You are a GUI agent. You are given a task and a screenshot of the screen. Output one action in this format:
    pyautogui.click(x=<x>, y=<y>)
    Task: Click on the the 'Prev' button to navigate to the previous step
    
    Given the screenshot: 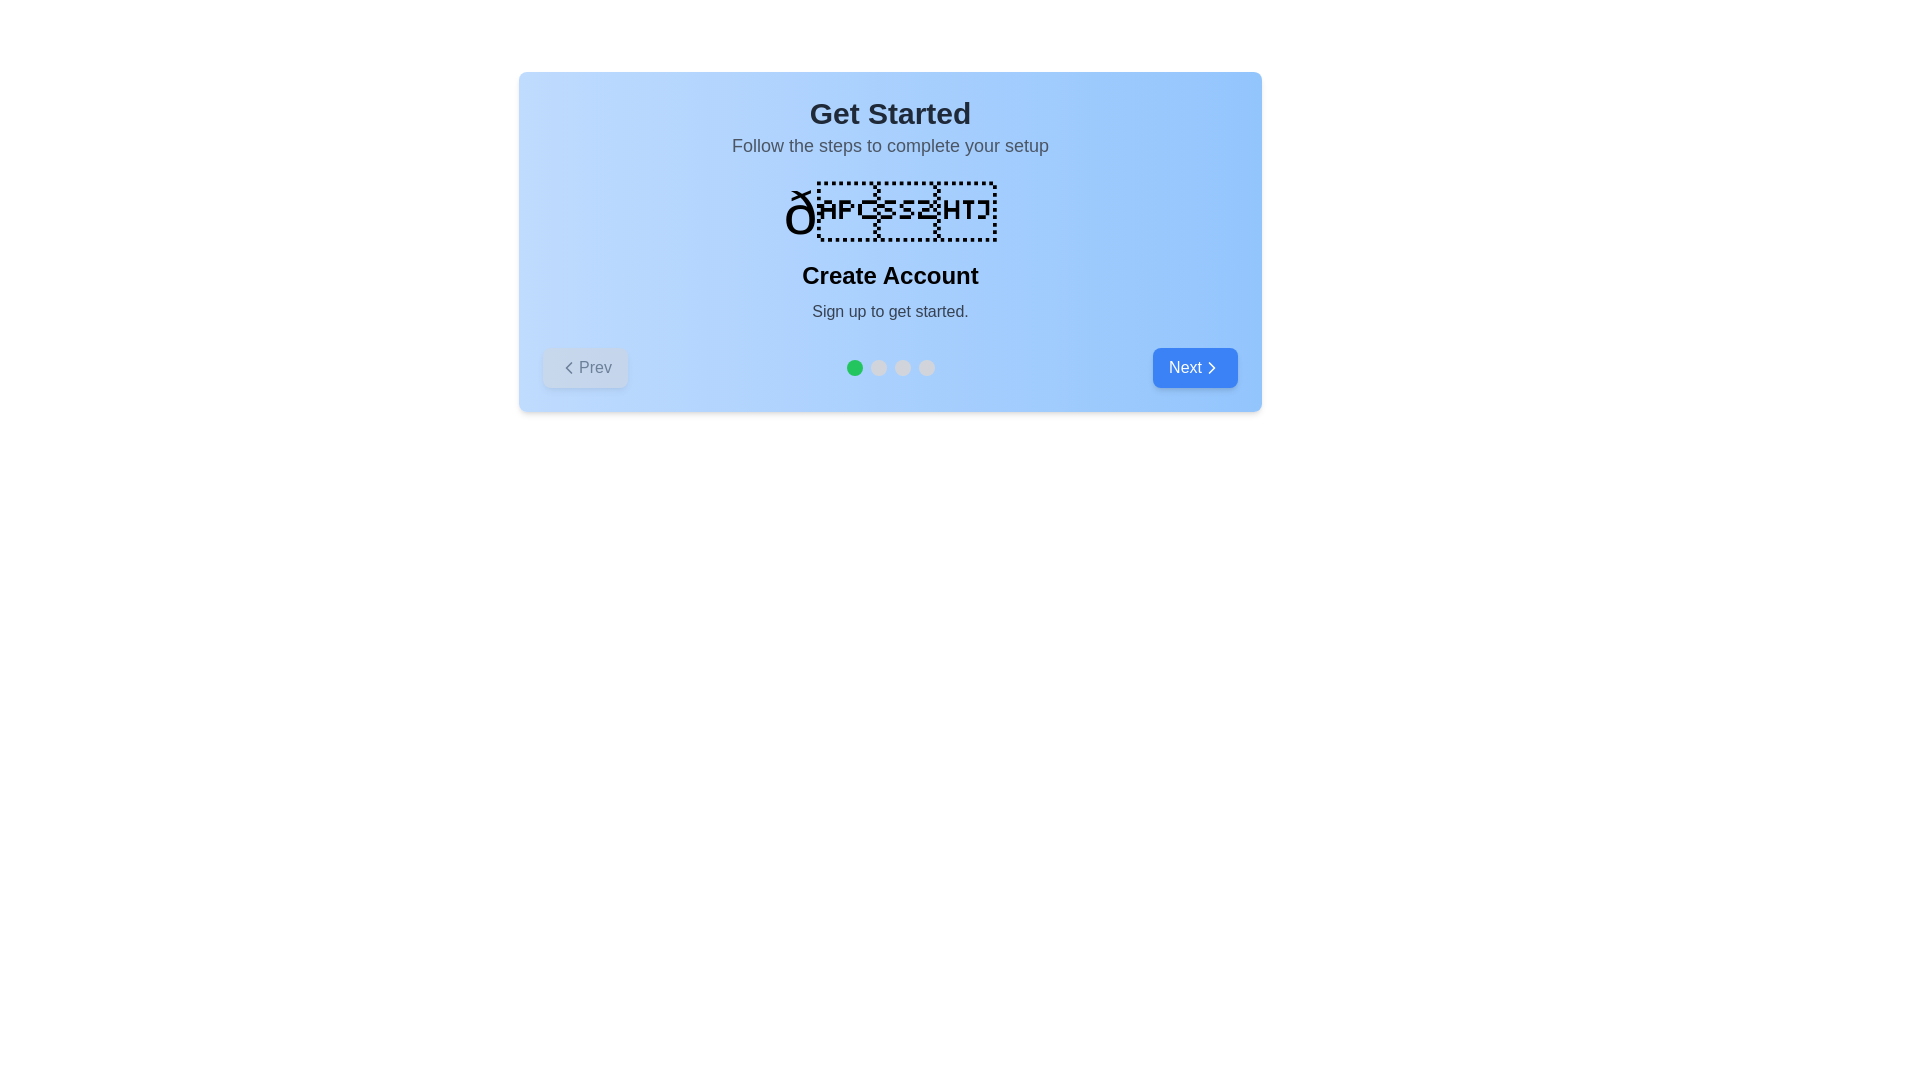 What is the action you would take?
    pyautogui.click(x=584, y=367)
    